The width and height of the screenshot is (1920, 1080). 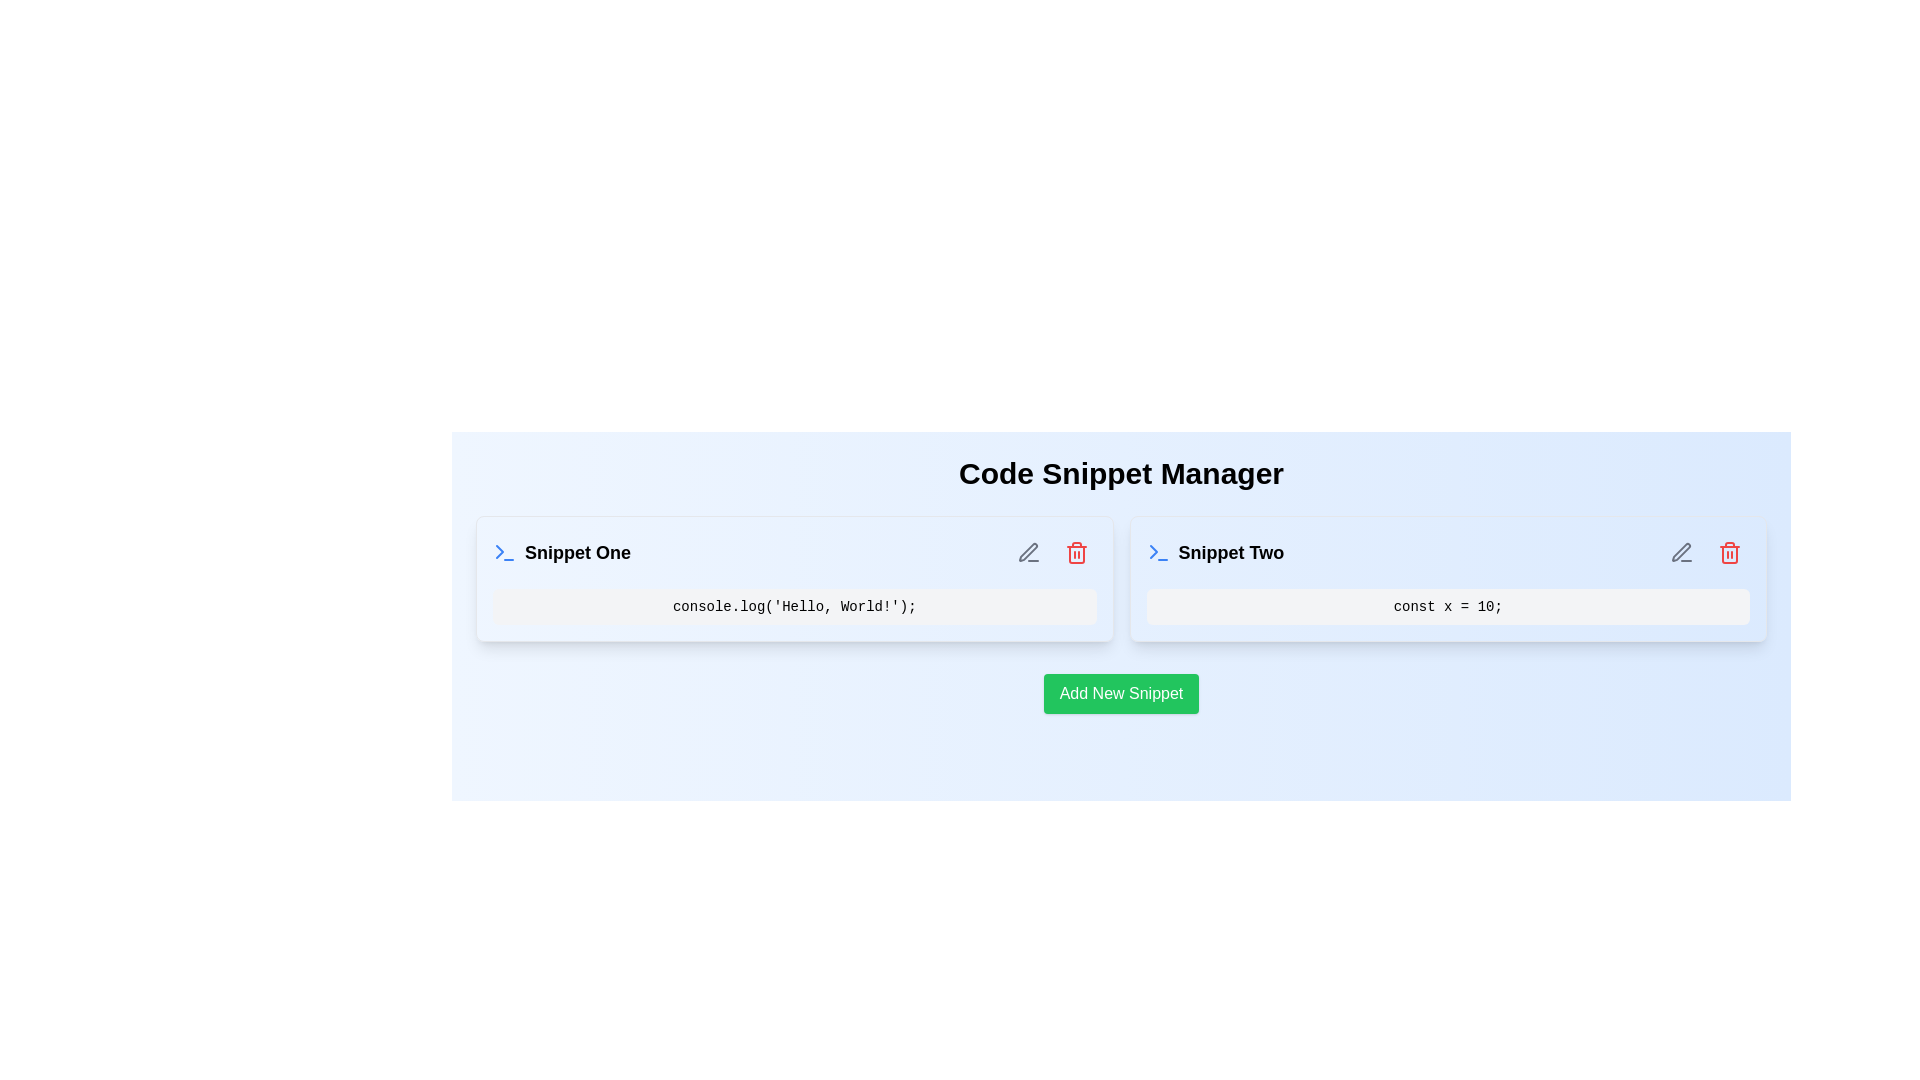 I want to click on the button that triggers the snippet creation form by, so click(x=1121, y=693).